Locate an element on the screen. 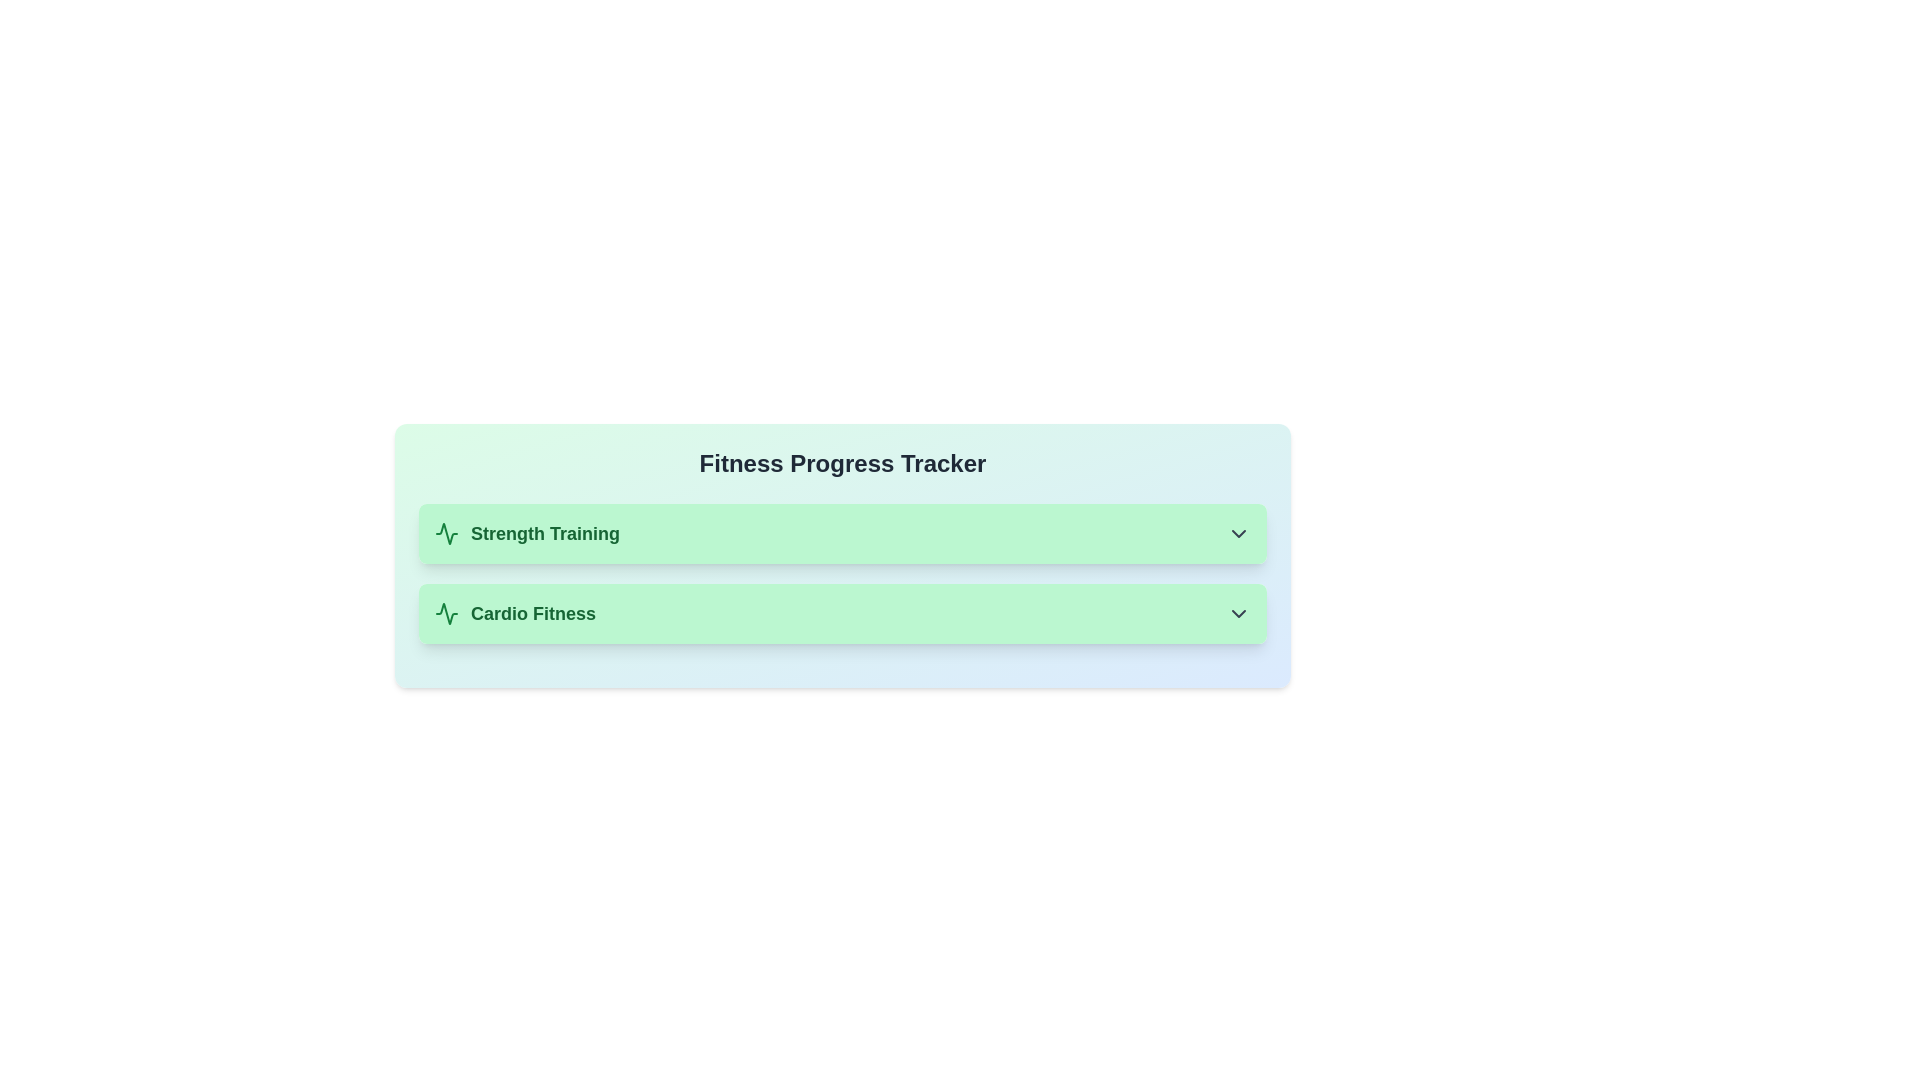 This screenshot has width=1920, height=1080. the 'Strength Training' label with icon, which features bold green text and a green activity waveform icon, located at the top-left of a green card interface is located at coordinates (527, 532).